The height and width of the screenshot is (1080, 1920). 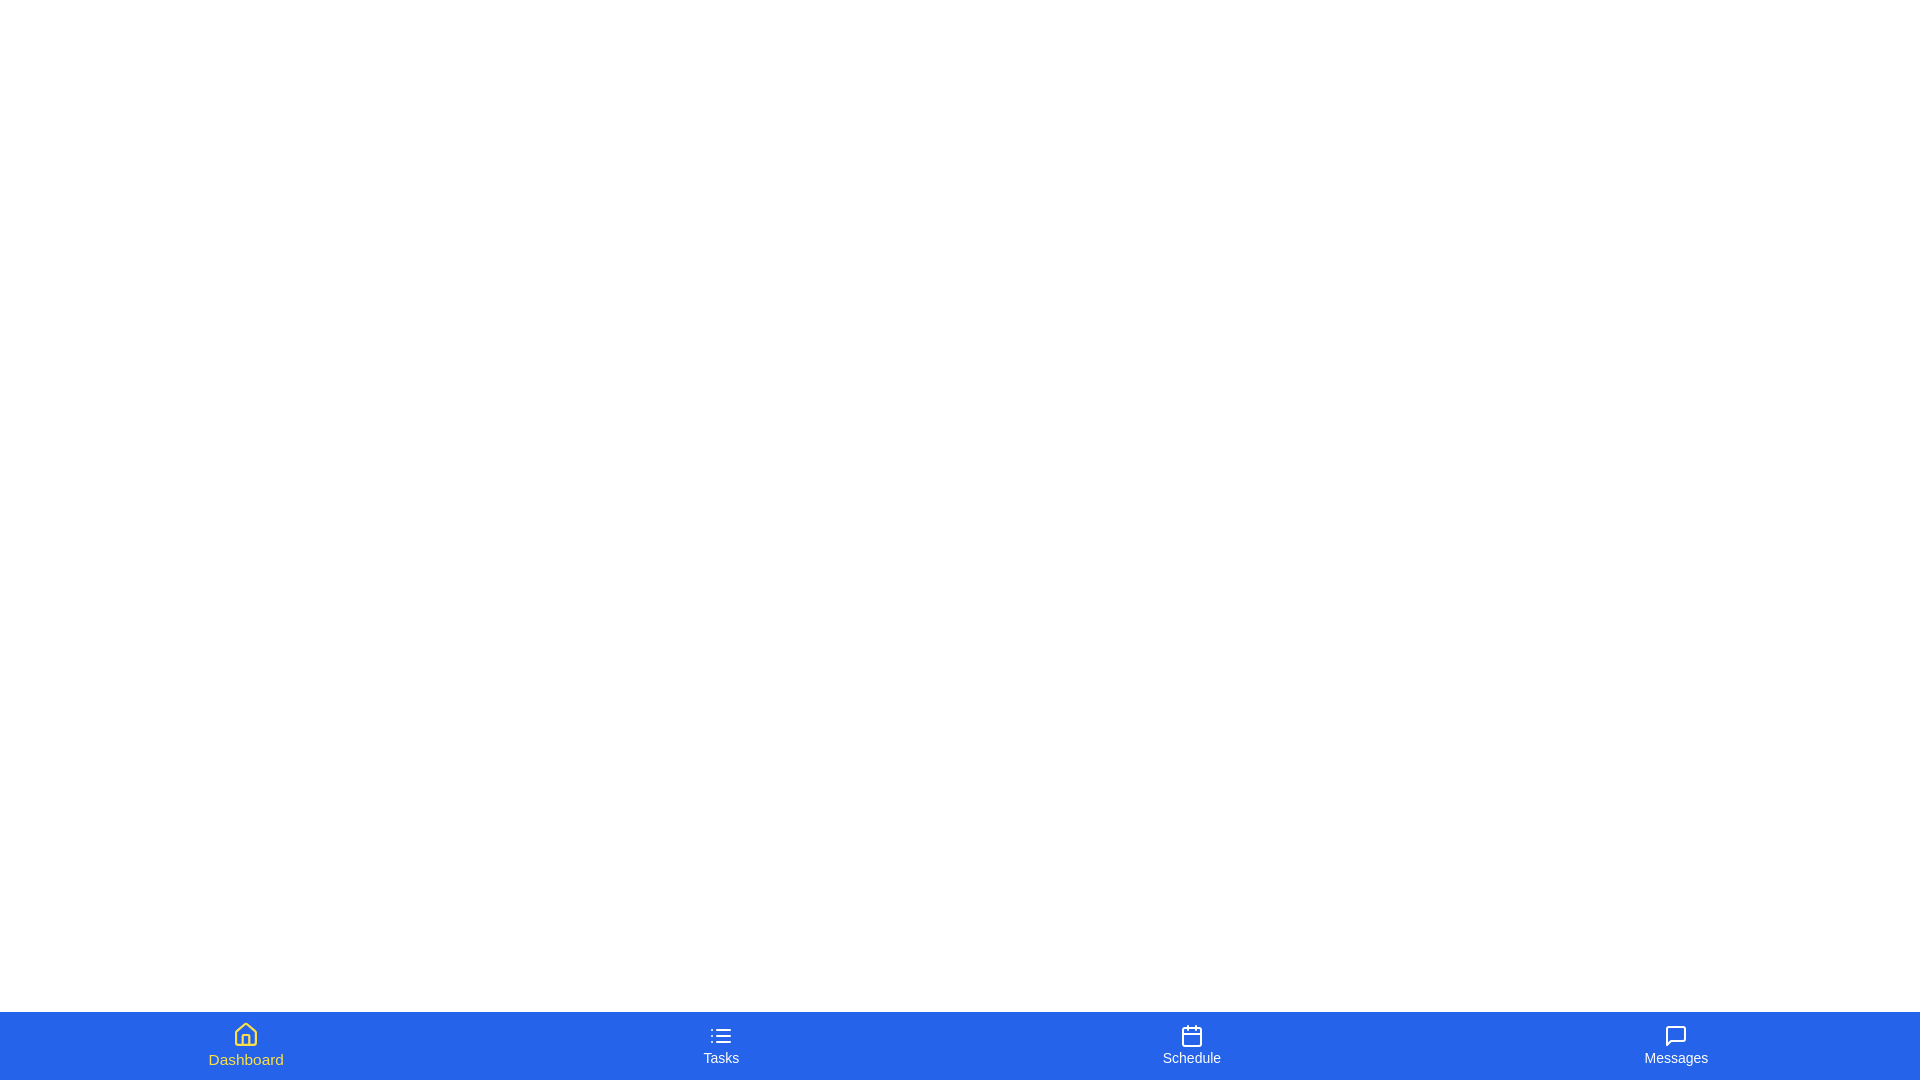 What do you see at coordinates (1675, 1044) in the screenshot?
I see `the tab labeled Messages in the bottom navigation` at bounding box center [1675, 1044].